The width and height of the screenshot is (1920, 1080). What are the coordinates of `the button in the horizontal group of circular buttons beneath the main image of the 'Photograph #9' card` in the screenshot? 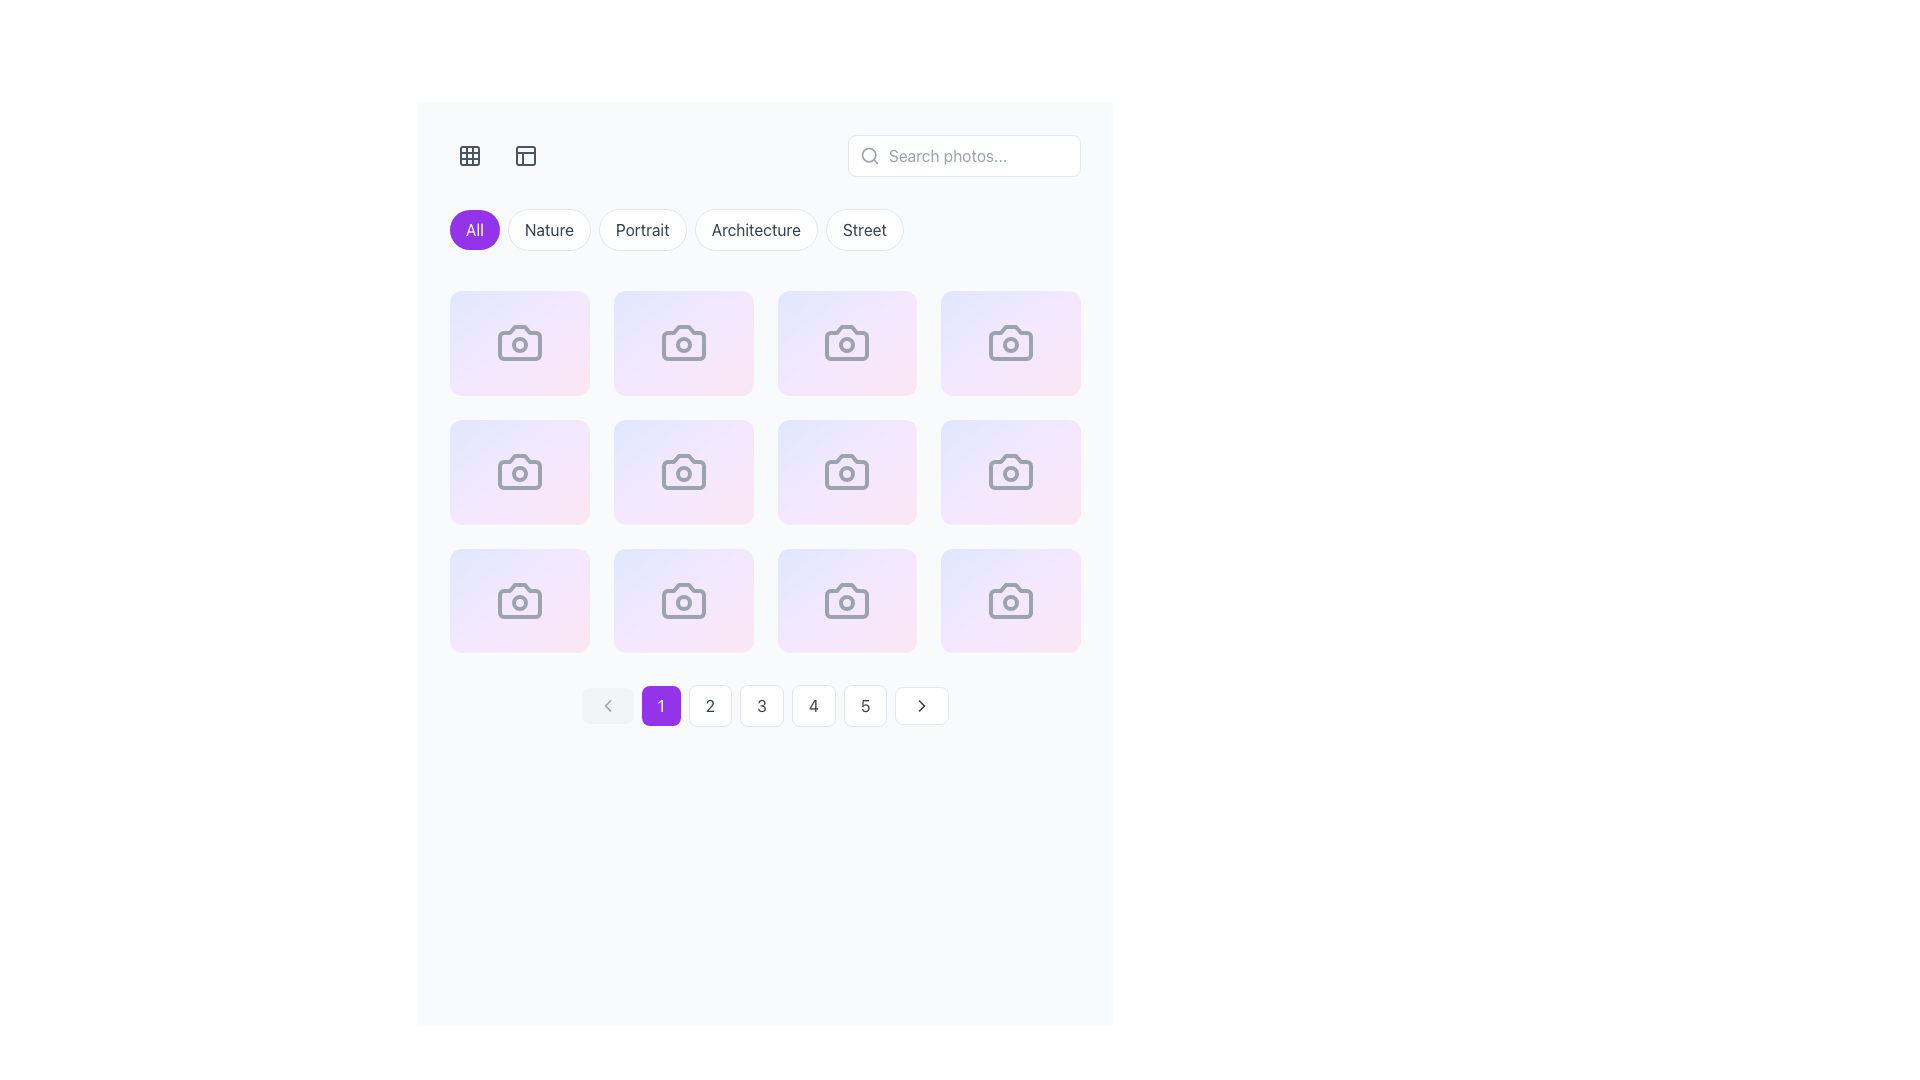 It's located at (519, 619).